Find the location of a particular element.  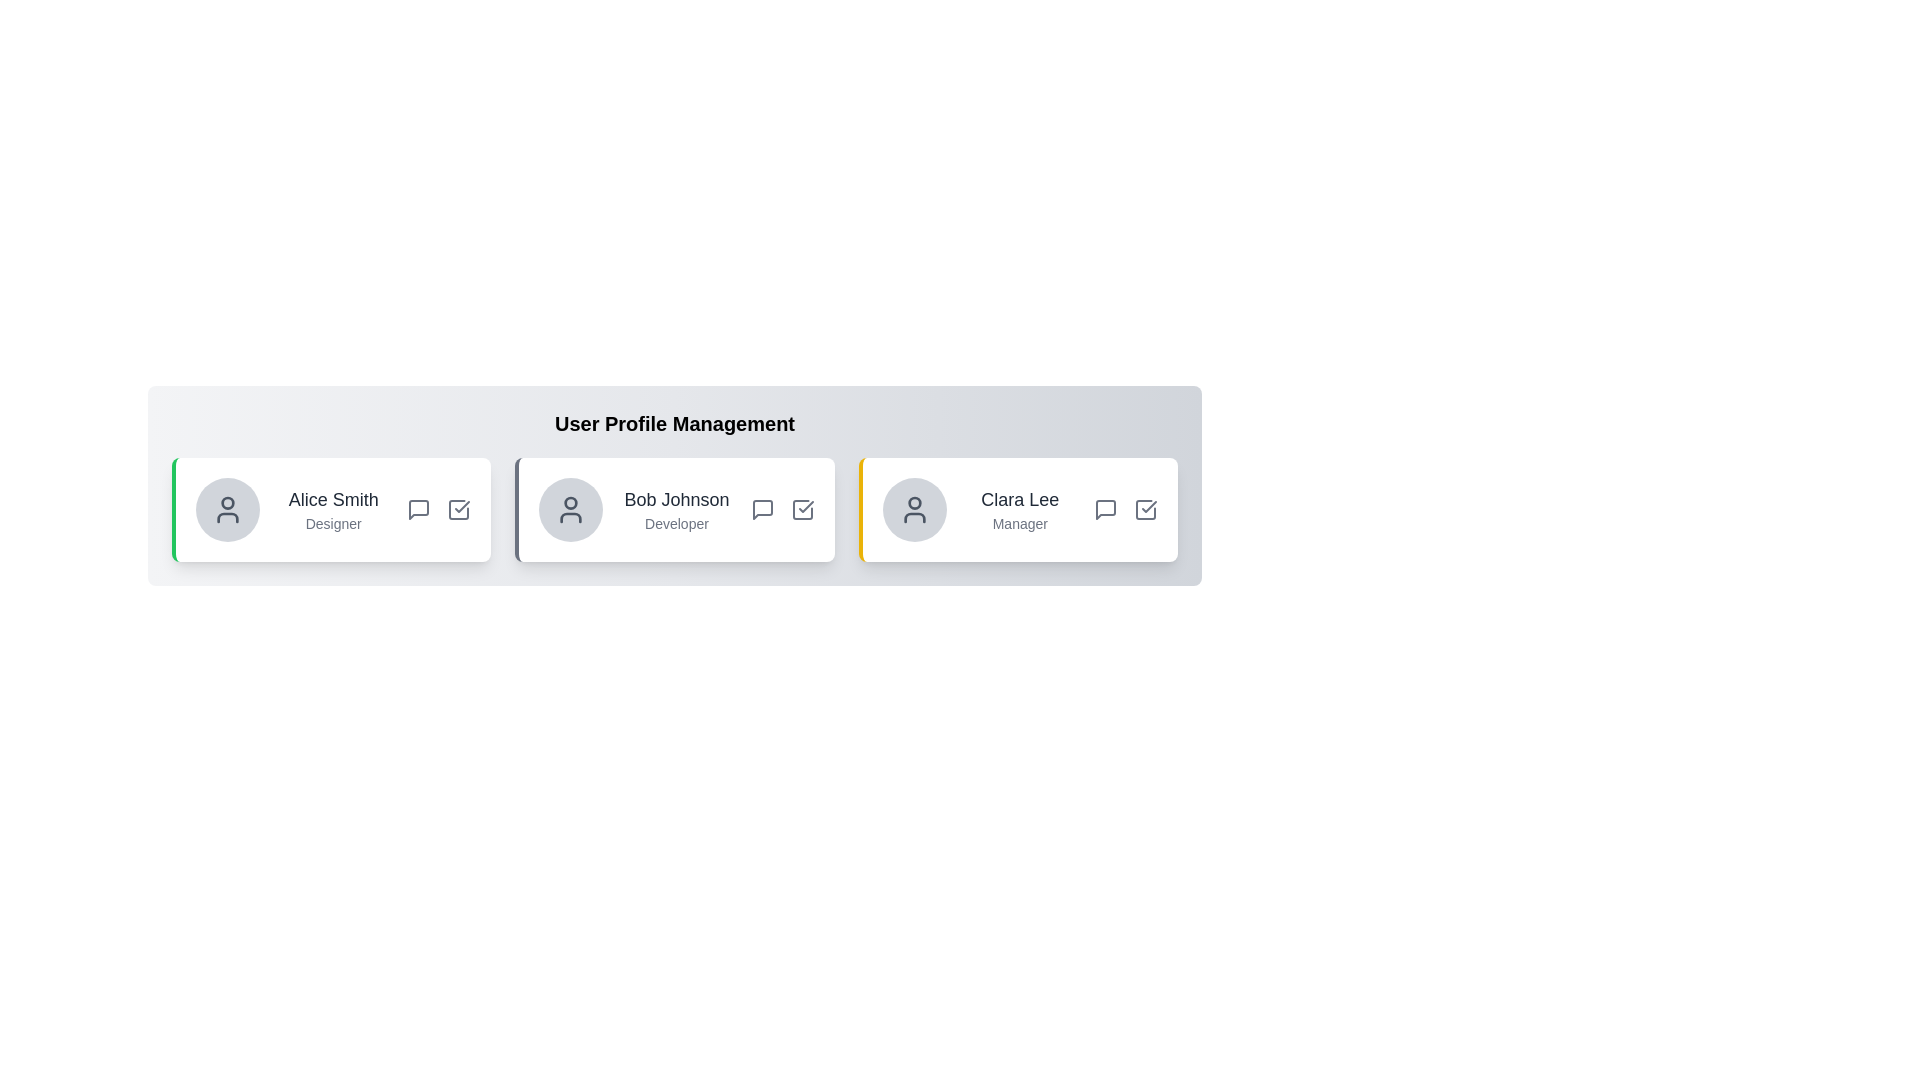

the messaging icon button located is located at coordinates (761, 508).